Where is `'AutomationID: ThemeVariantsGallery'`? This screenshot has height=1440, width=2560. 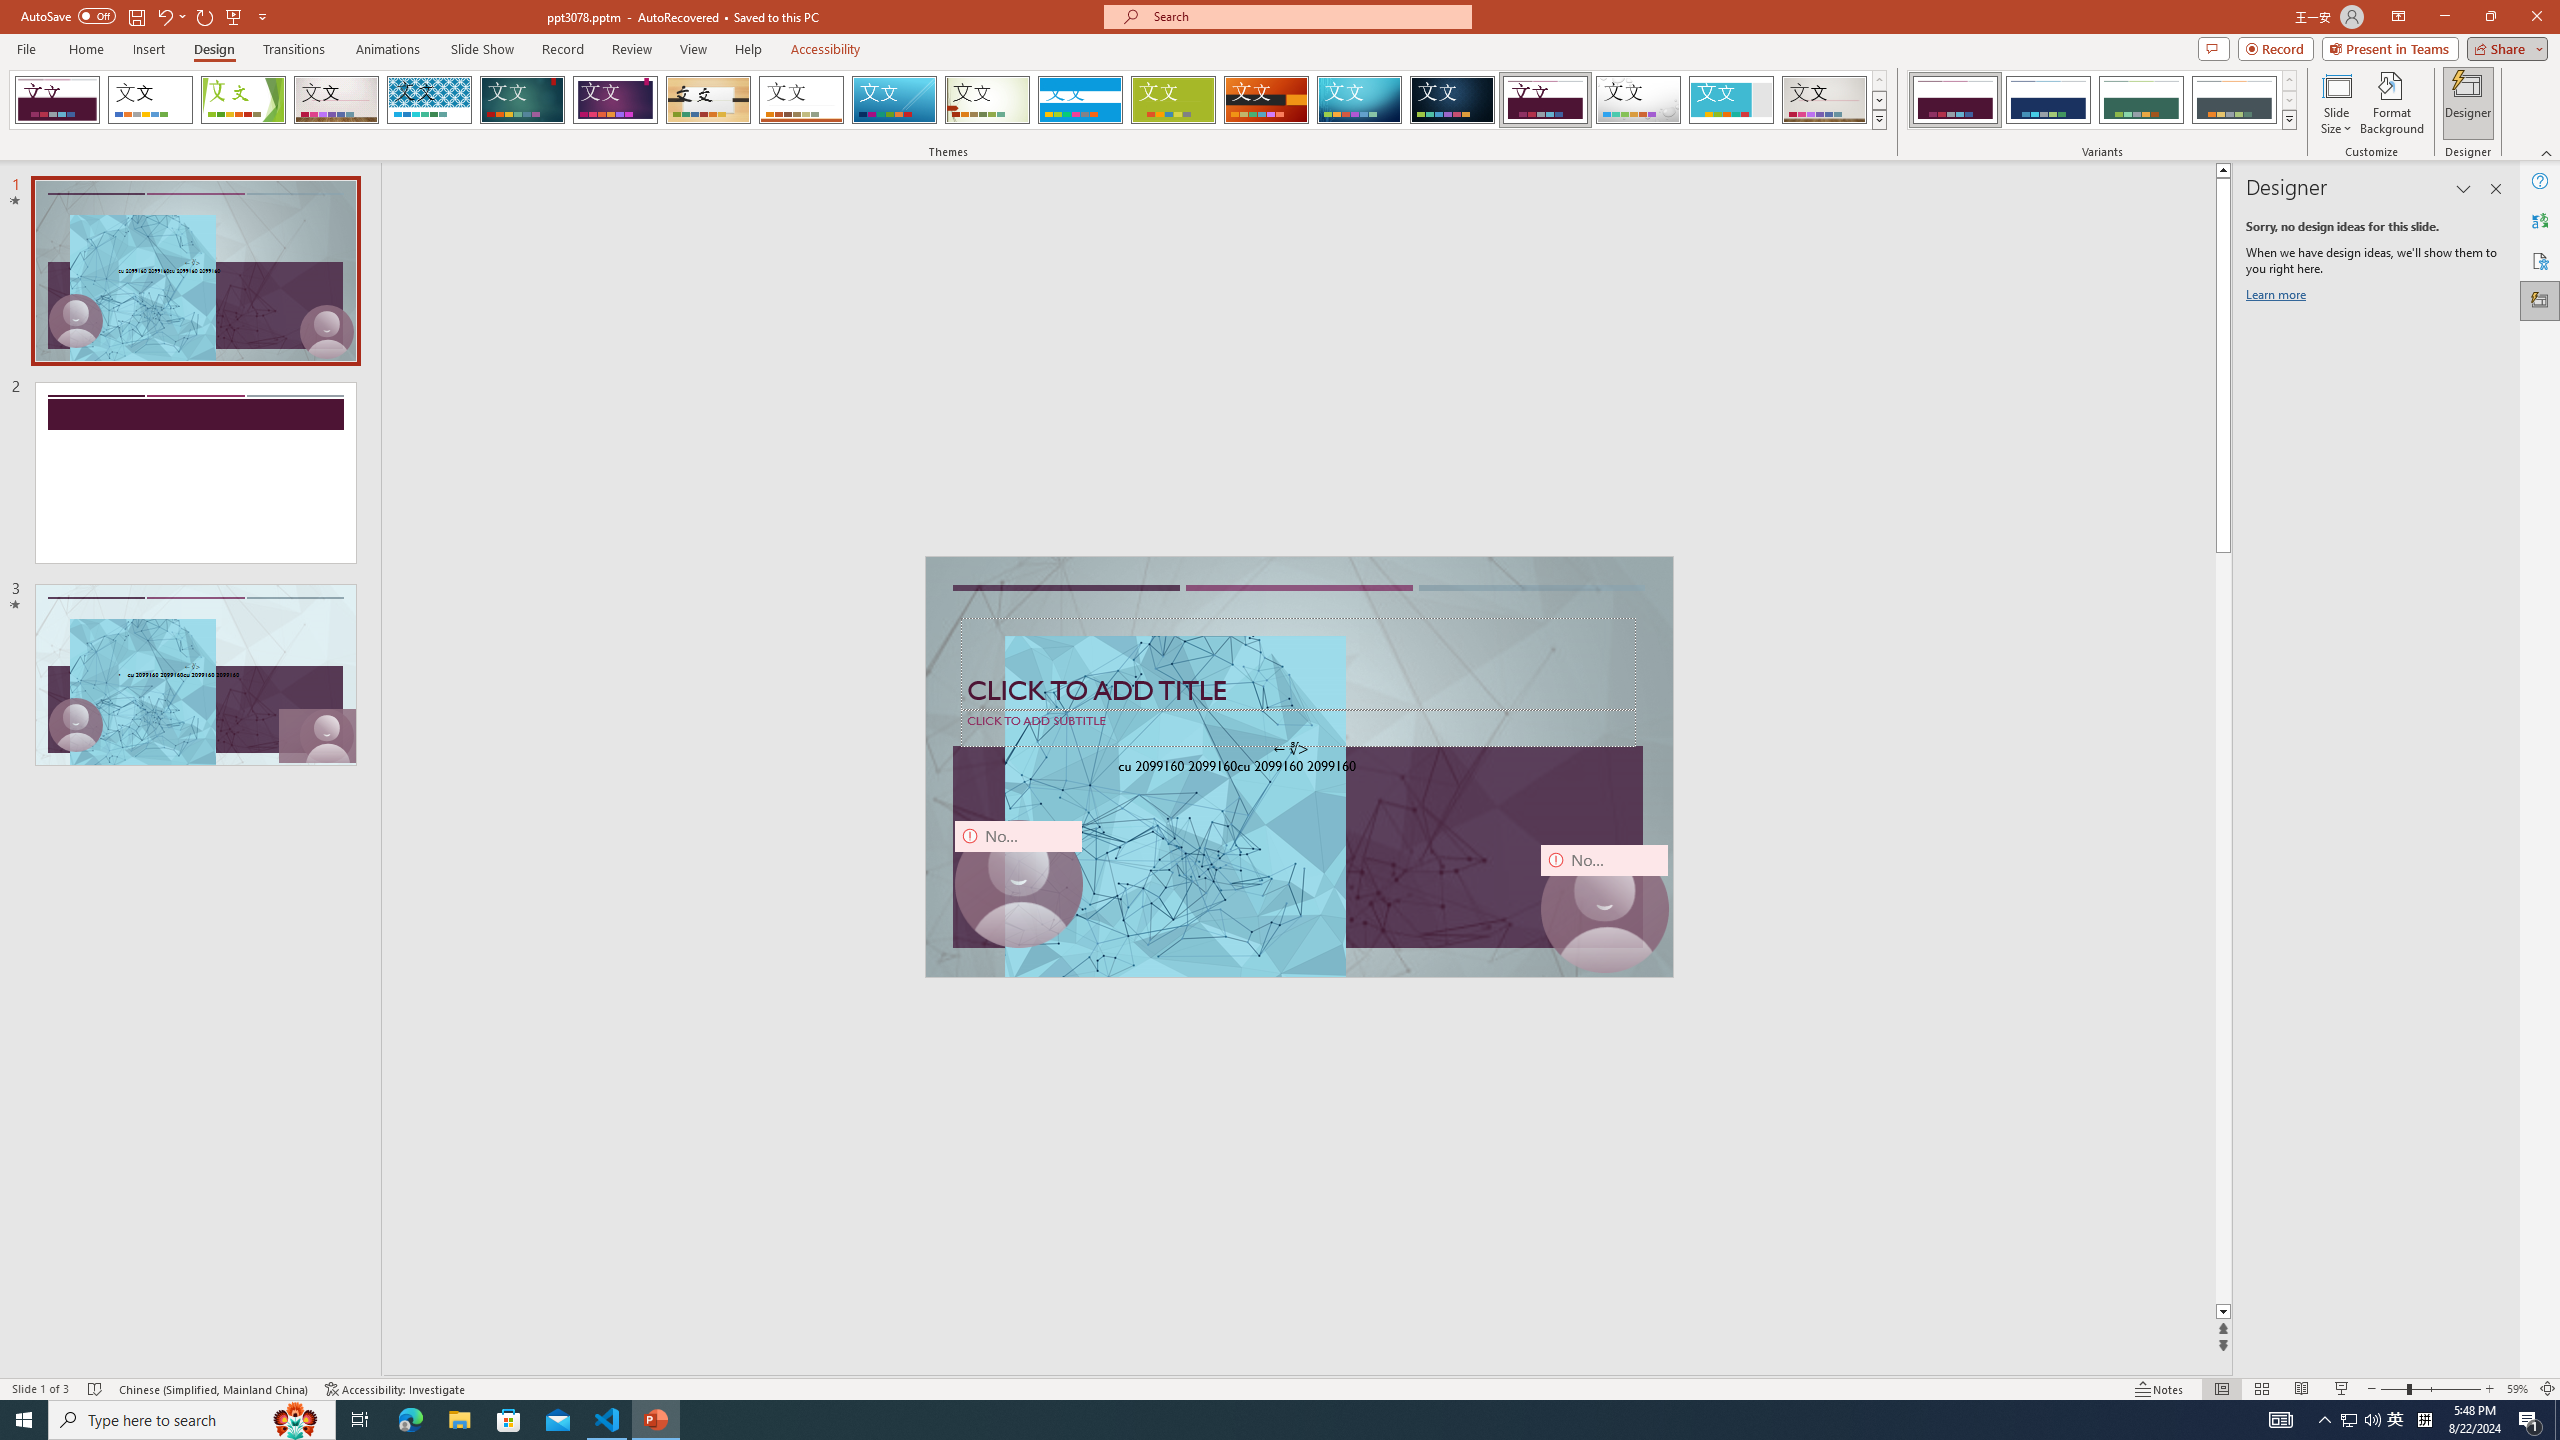 'AutomationID: ThemeVariantsGallery' is located at coordinates (2103, 99).